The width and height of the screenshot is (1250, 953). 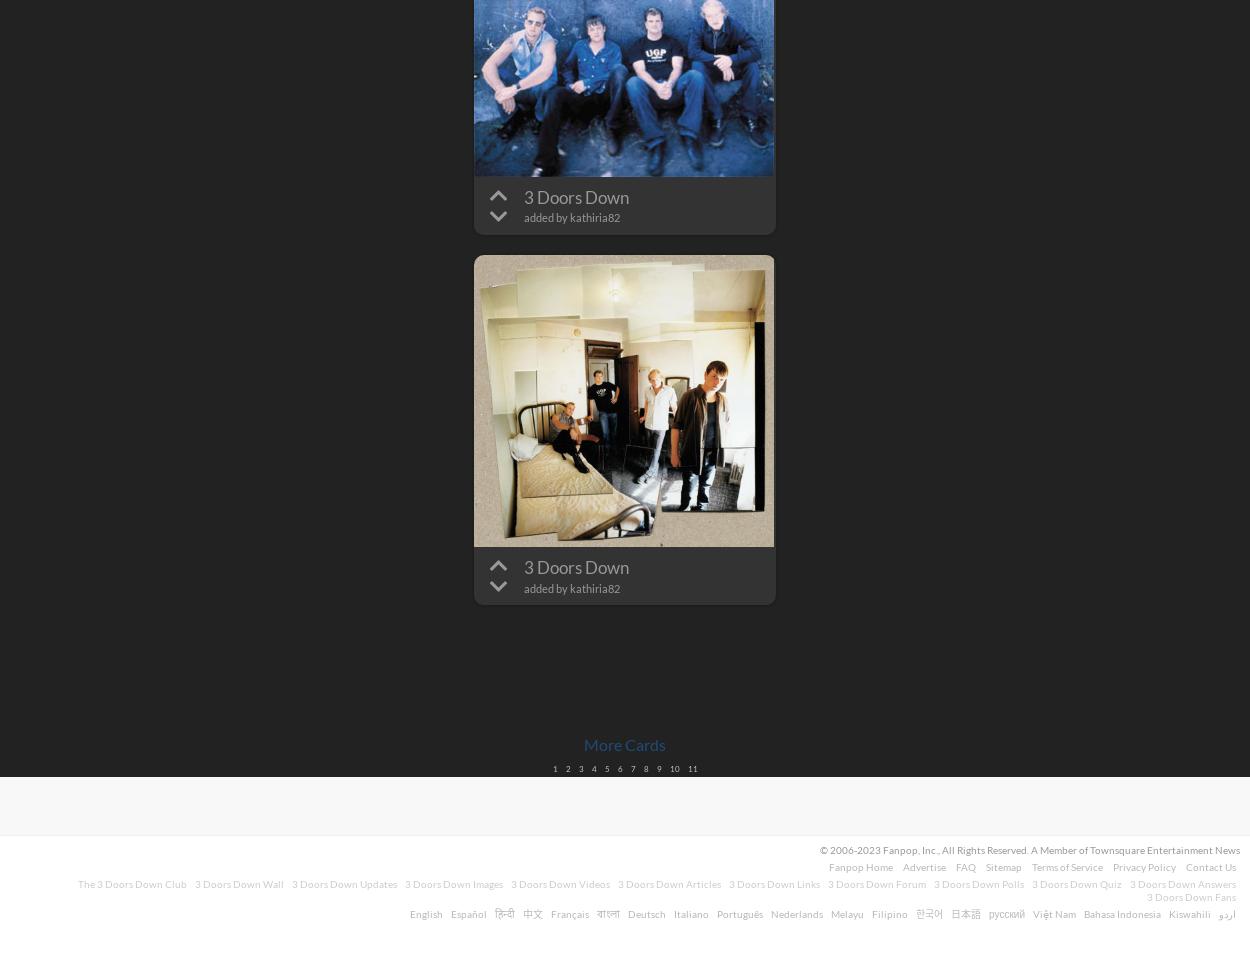 What do you see at coordinates (728, 884) in the screenshot?
I see `'3 Doors Down Links'` at bounding box center [728, 884].